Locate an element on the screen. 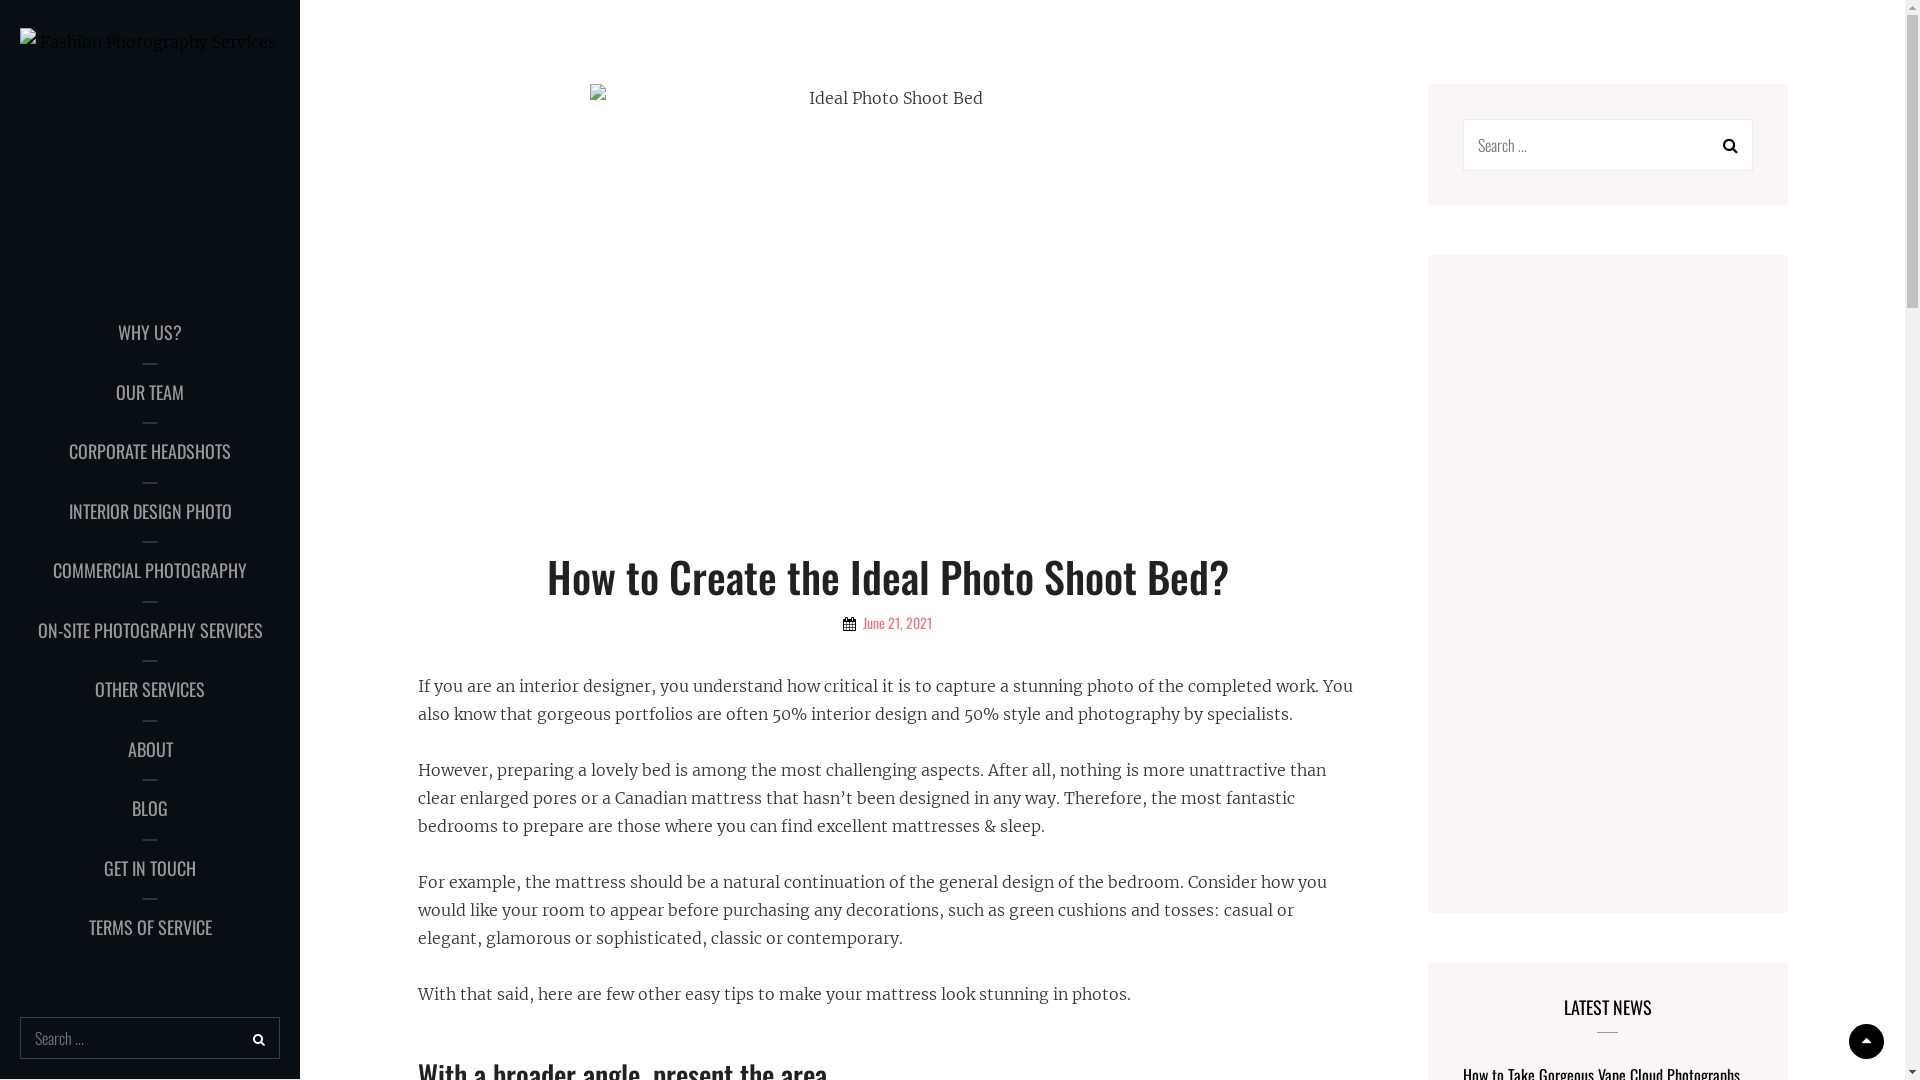  'CORPORATE HEADSHOTS' is located at coordinates (0, 451).